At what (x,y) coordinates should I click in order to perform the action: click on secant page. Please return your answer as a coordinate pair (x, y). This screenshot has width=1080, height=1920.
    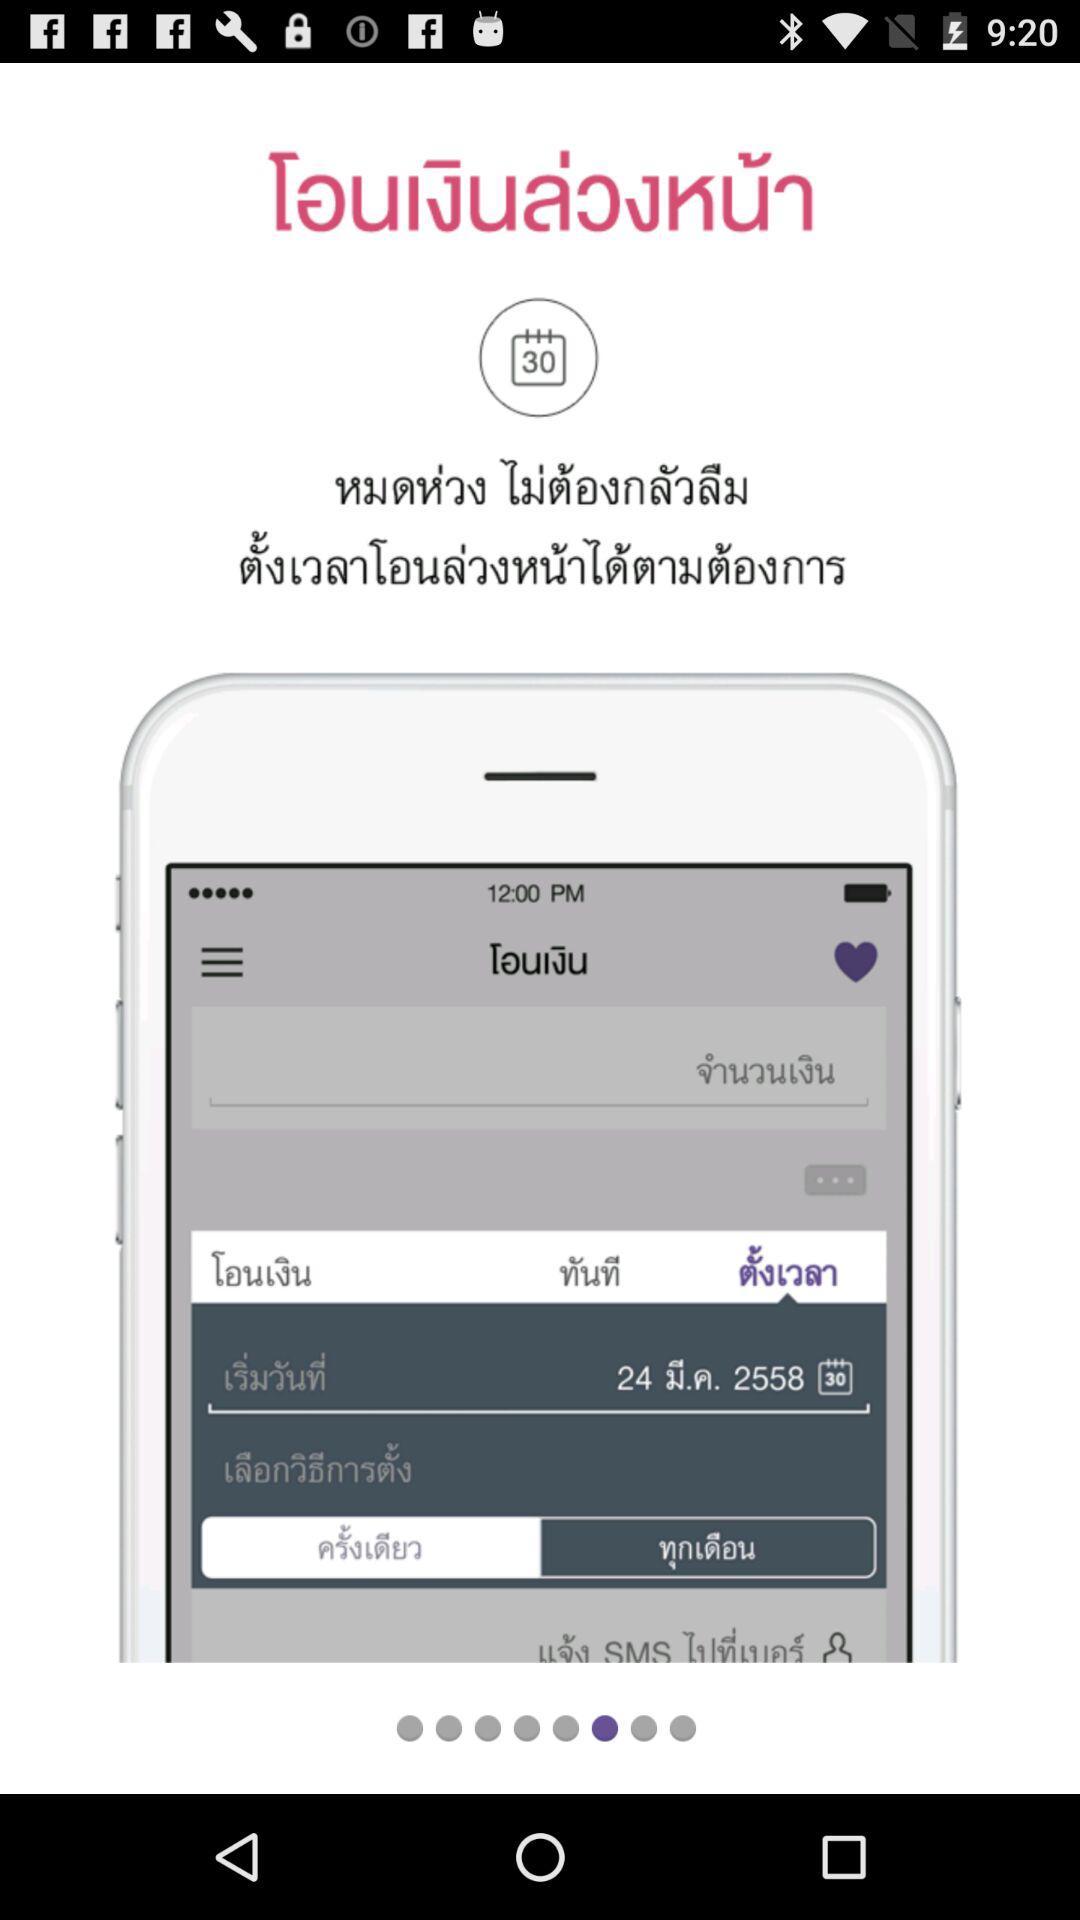
    Looking at the image, I should click on (447, 1727).